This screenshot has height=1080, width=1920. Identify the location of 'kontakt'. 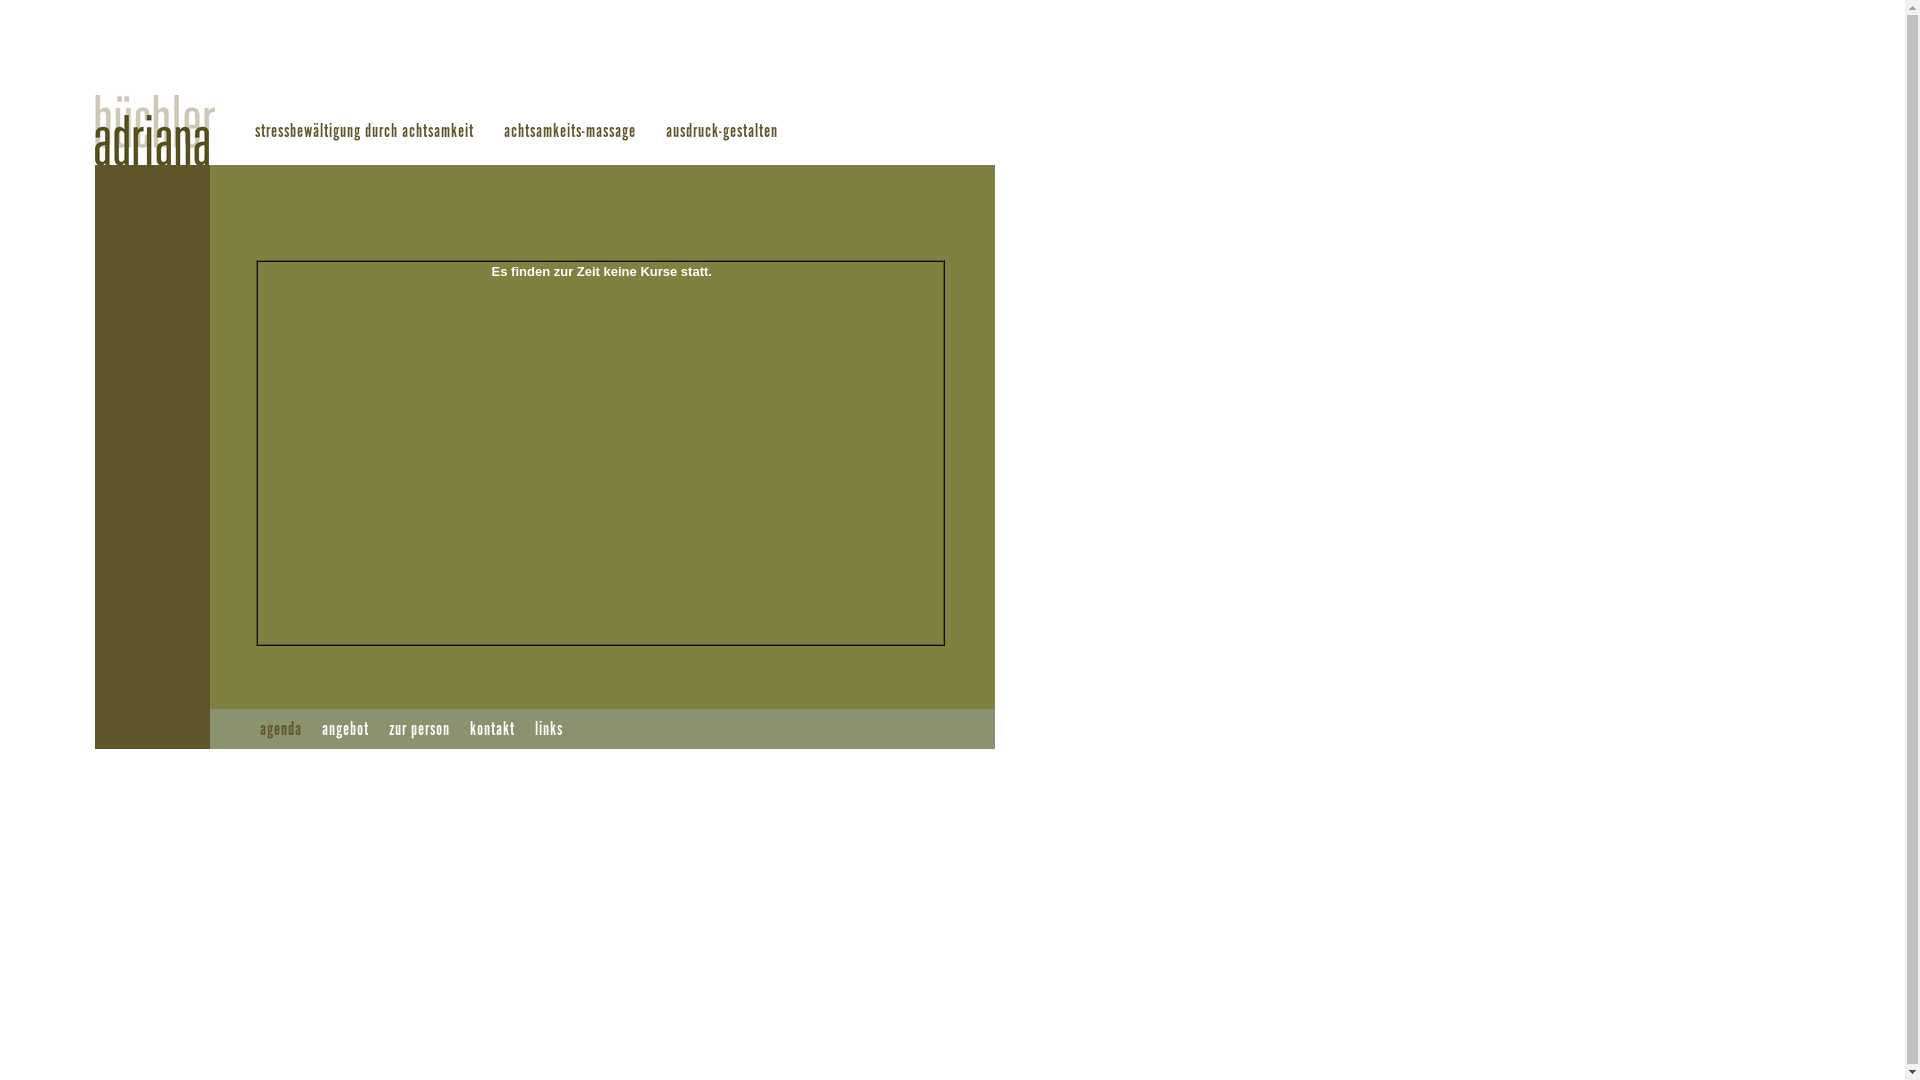
(492, 729).